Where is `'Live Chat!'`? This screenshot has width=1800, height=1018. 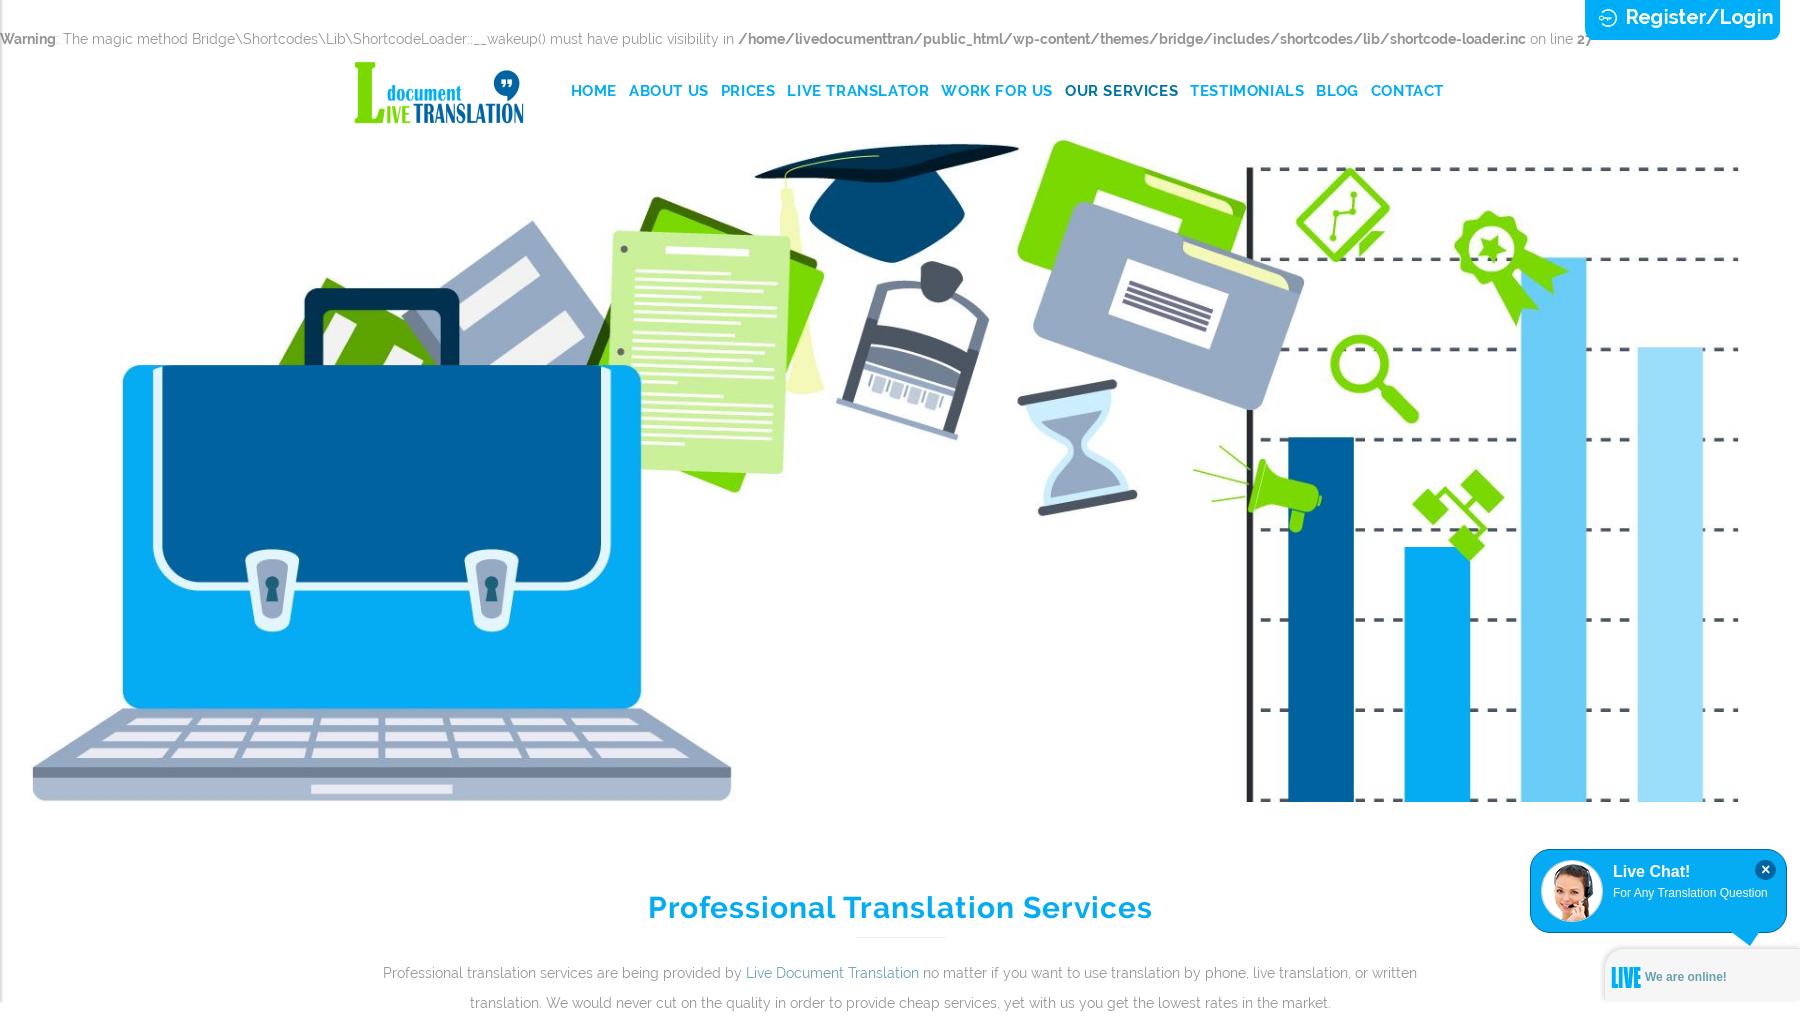
'Live Chat!' is located at coordinates (1611, 871).